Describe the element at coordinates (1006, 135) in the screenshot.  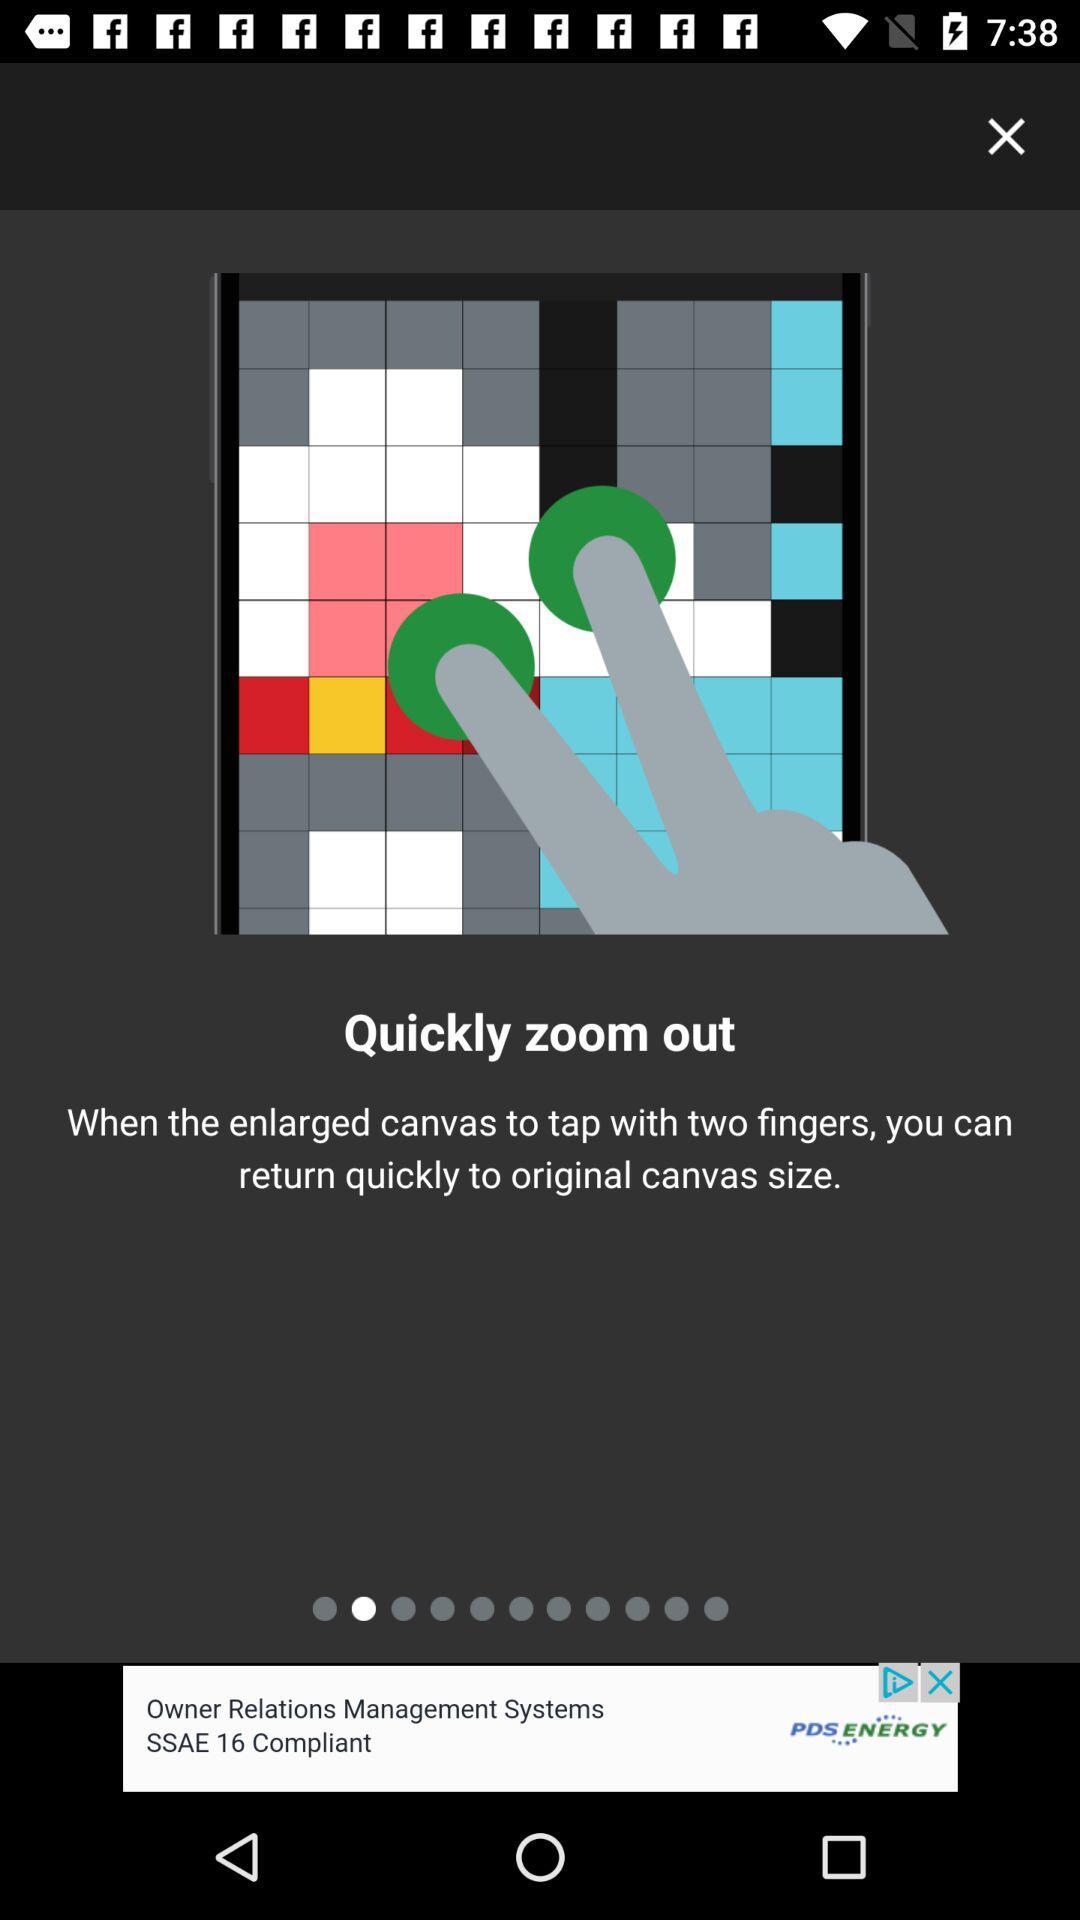
I see `the article` at that location.